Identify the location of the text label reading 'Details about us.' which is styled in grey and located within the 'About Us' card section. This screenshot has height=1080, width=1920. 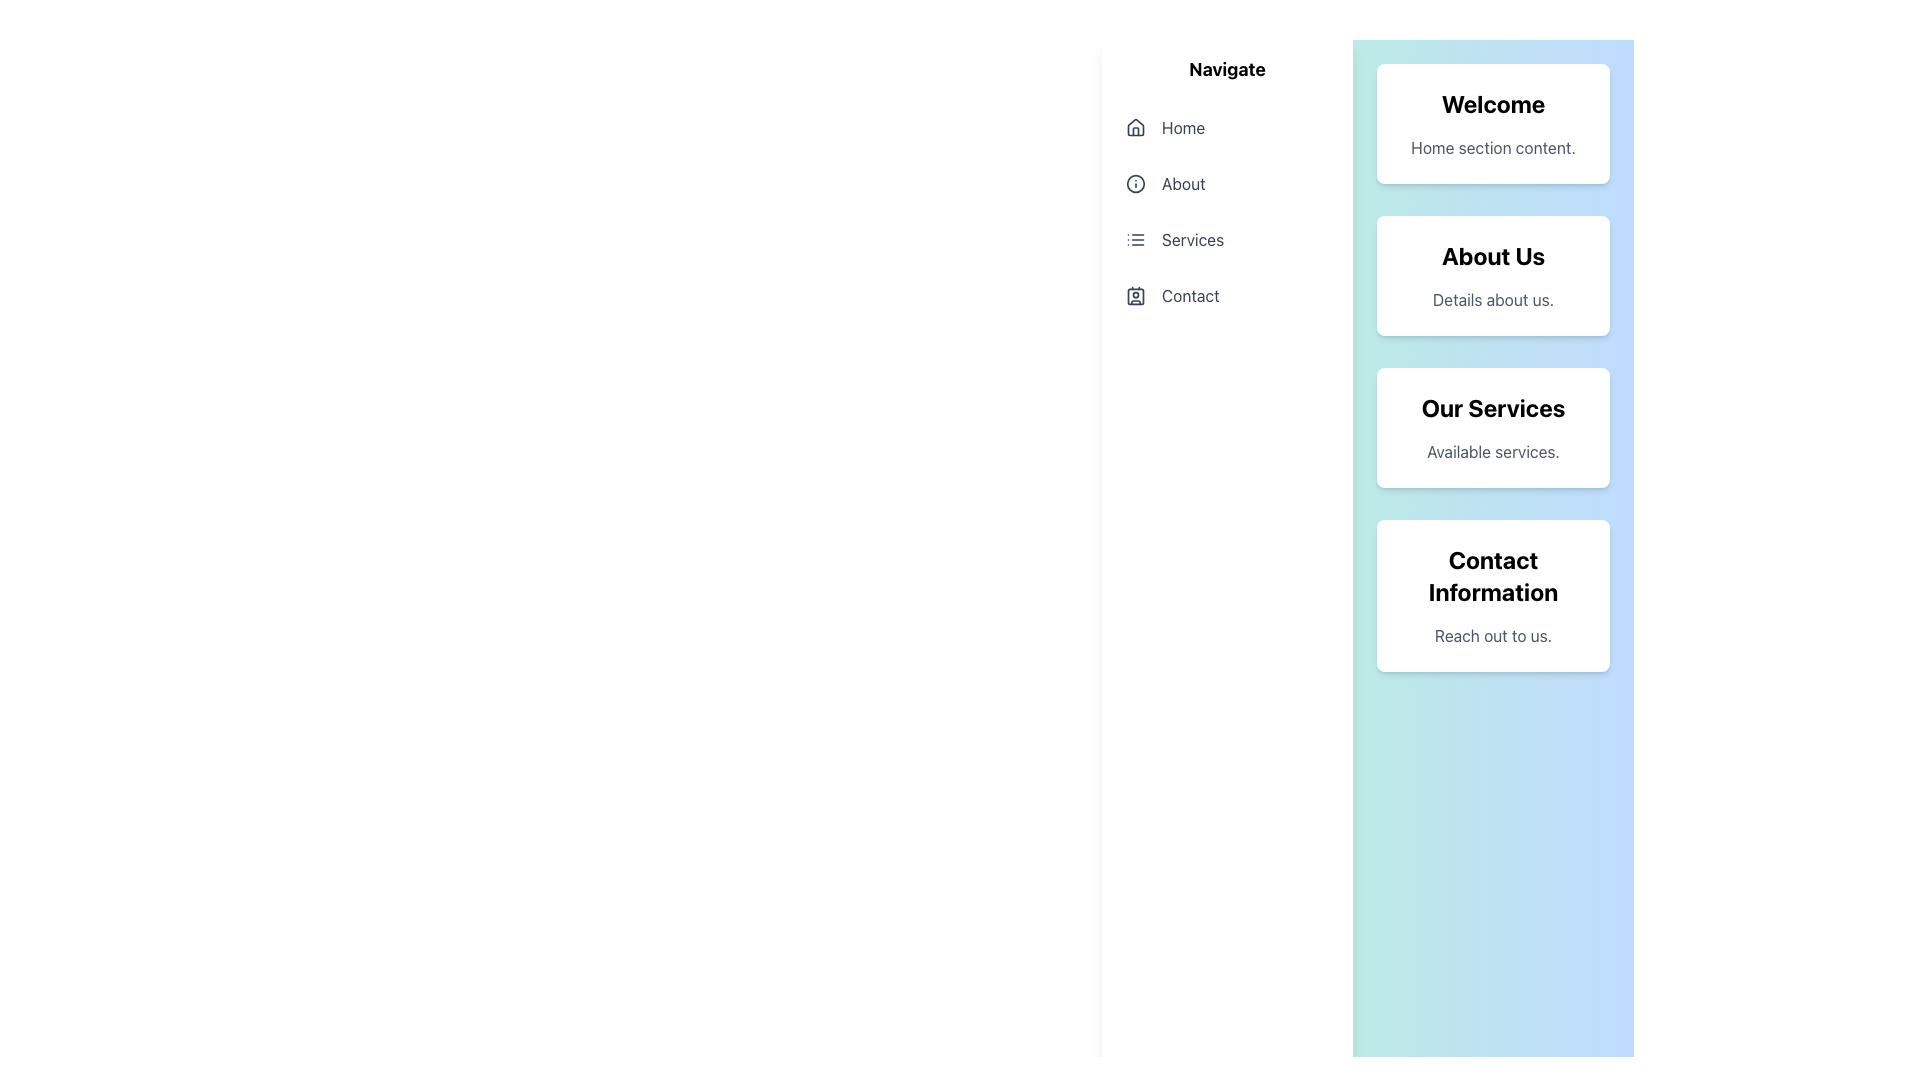
(1493, 300).